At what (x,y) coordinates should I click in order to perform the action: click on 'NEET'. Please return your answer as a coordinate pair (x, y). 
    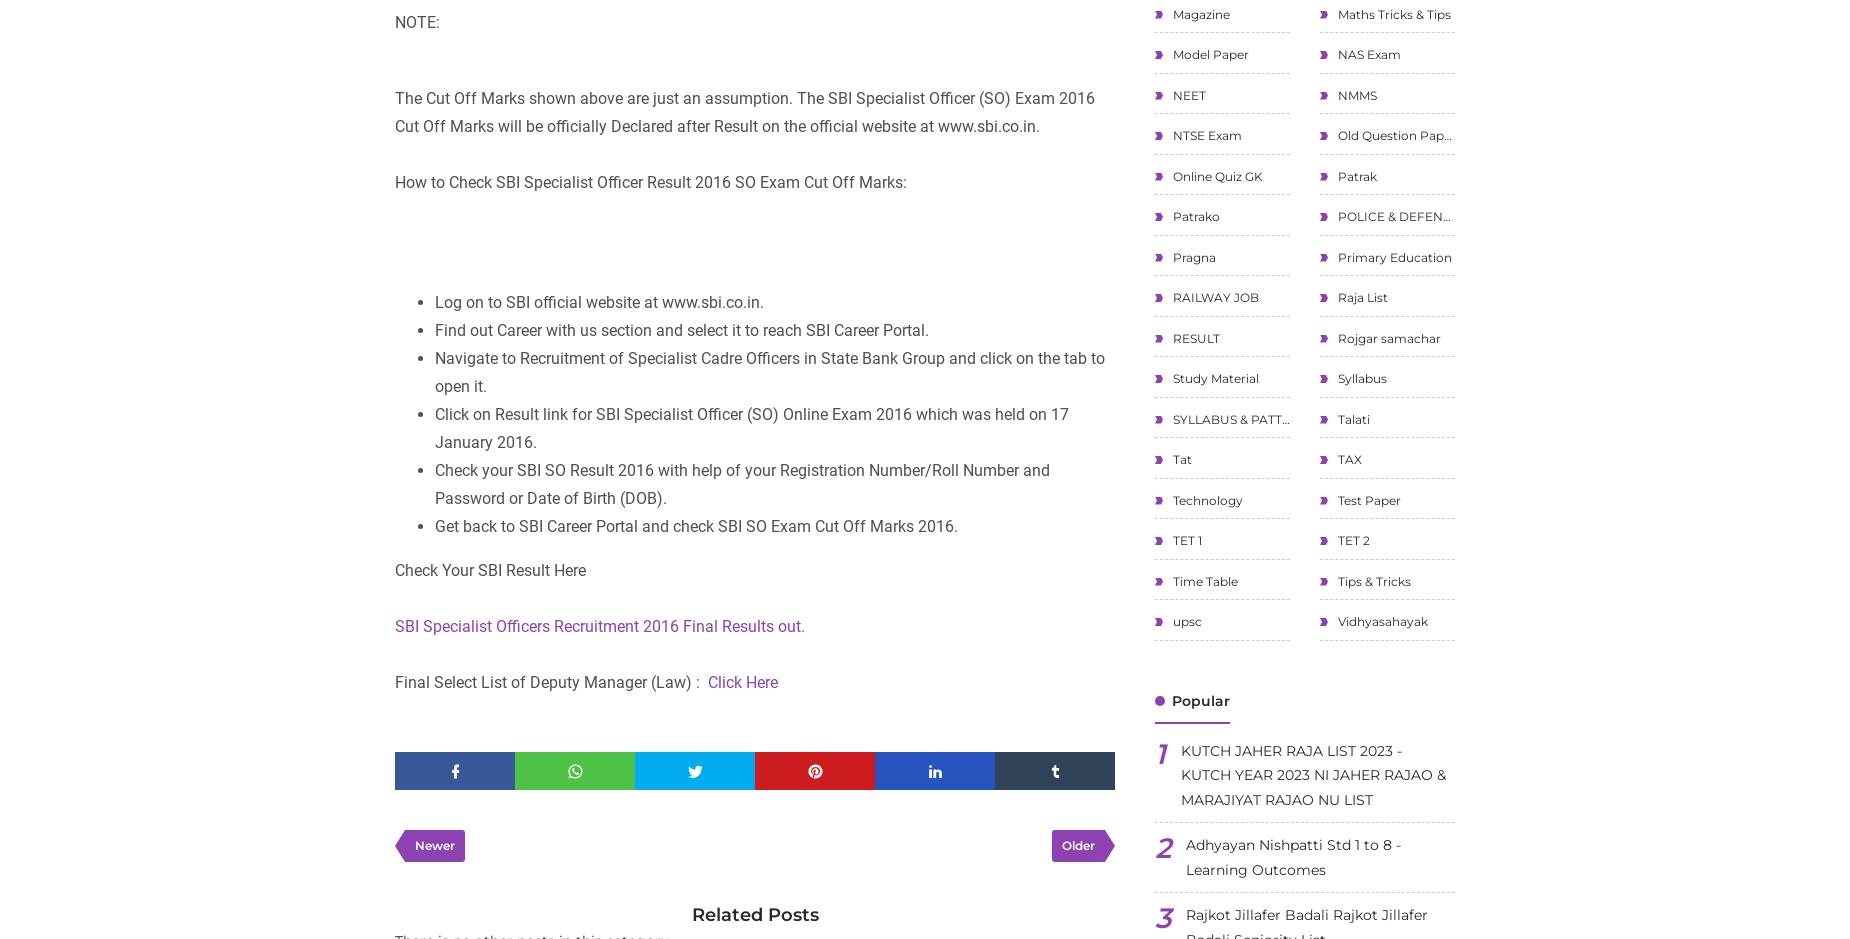
    Looking at the image, I should click on (1187, 94).